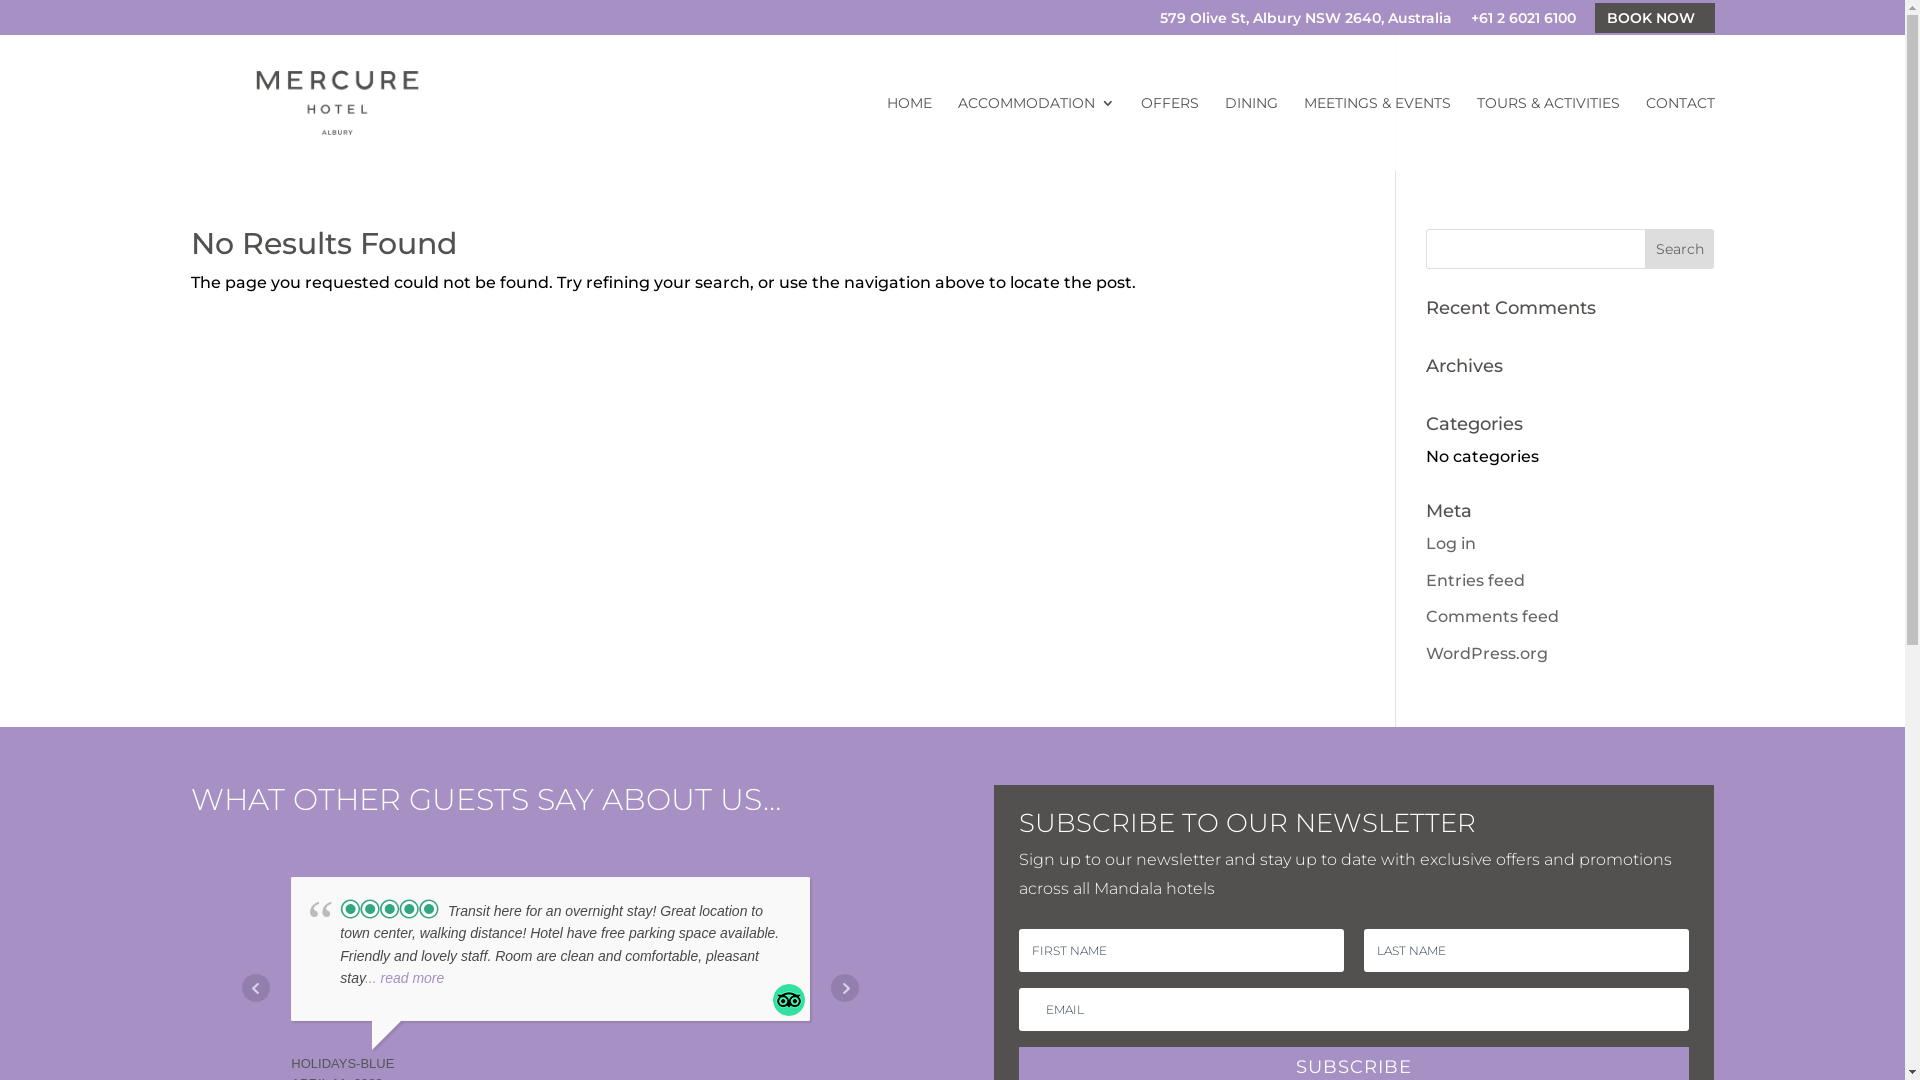 This screenshot has height=1080, width=1920. Describe the element at coordinates (1521, 22) in the screenshot. I see `'+61 2 6021 6100'` at that location.